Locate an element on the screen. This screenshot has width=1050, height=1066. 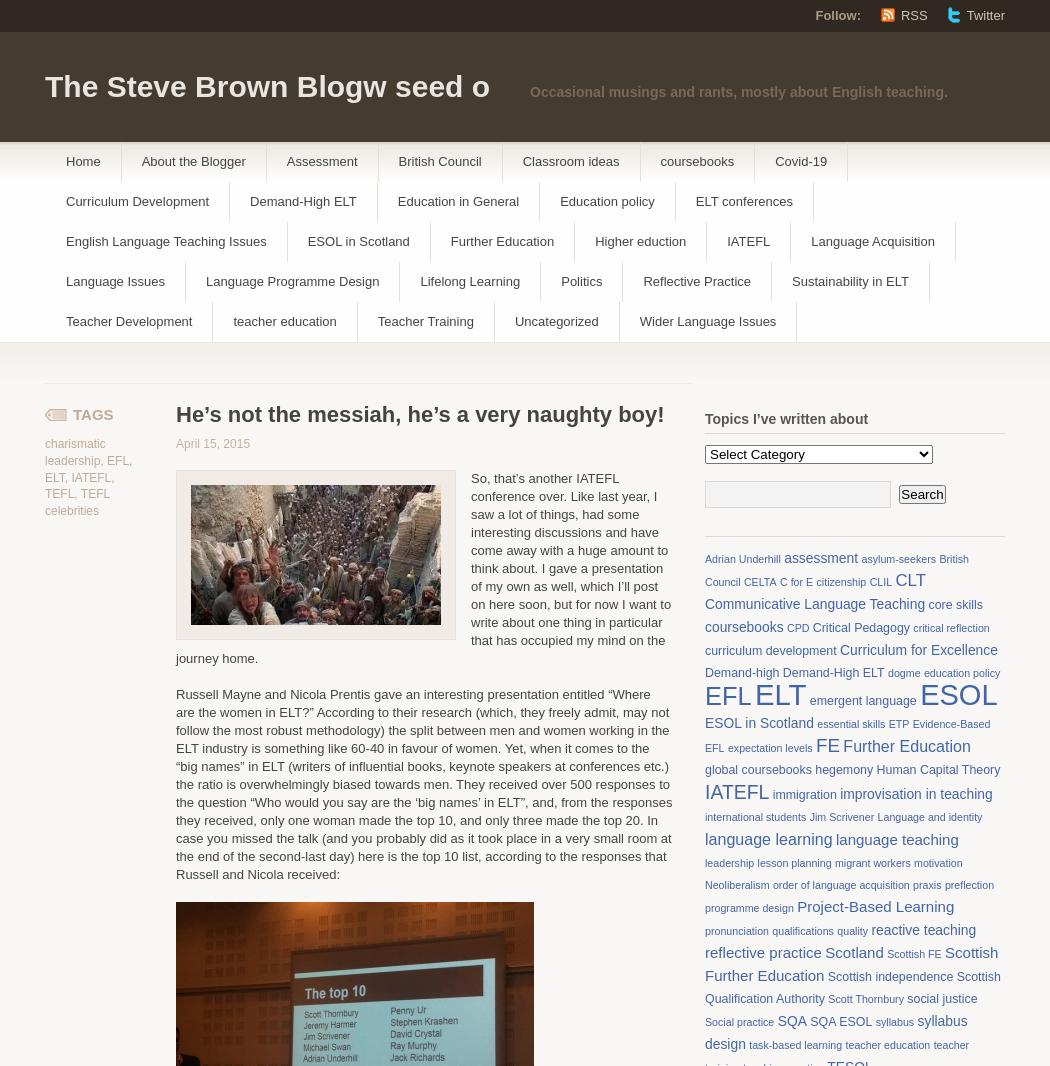
'Neoliberalism' is located at coordinates (704, 884).